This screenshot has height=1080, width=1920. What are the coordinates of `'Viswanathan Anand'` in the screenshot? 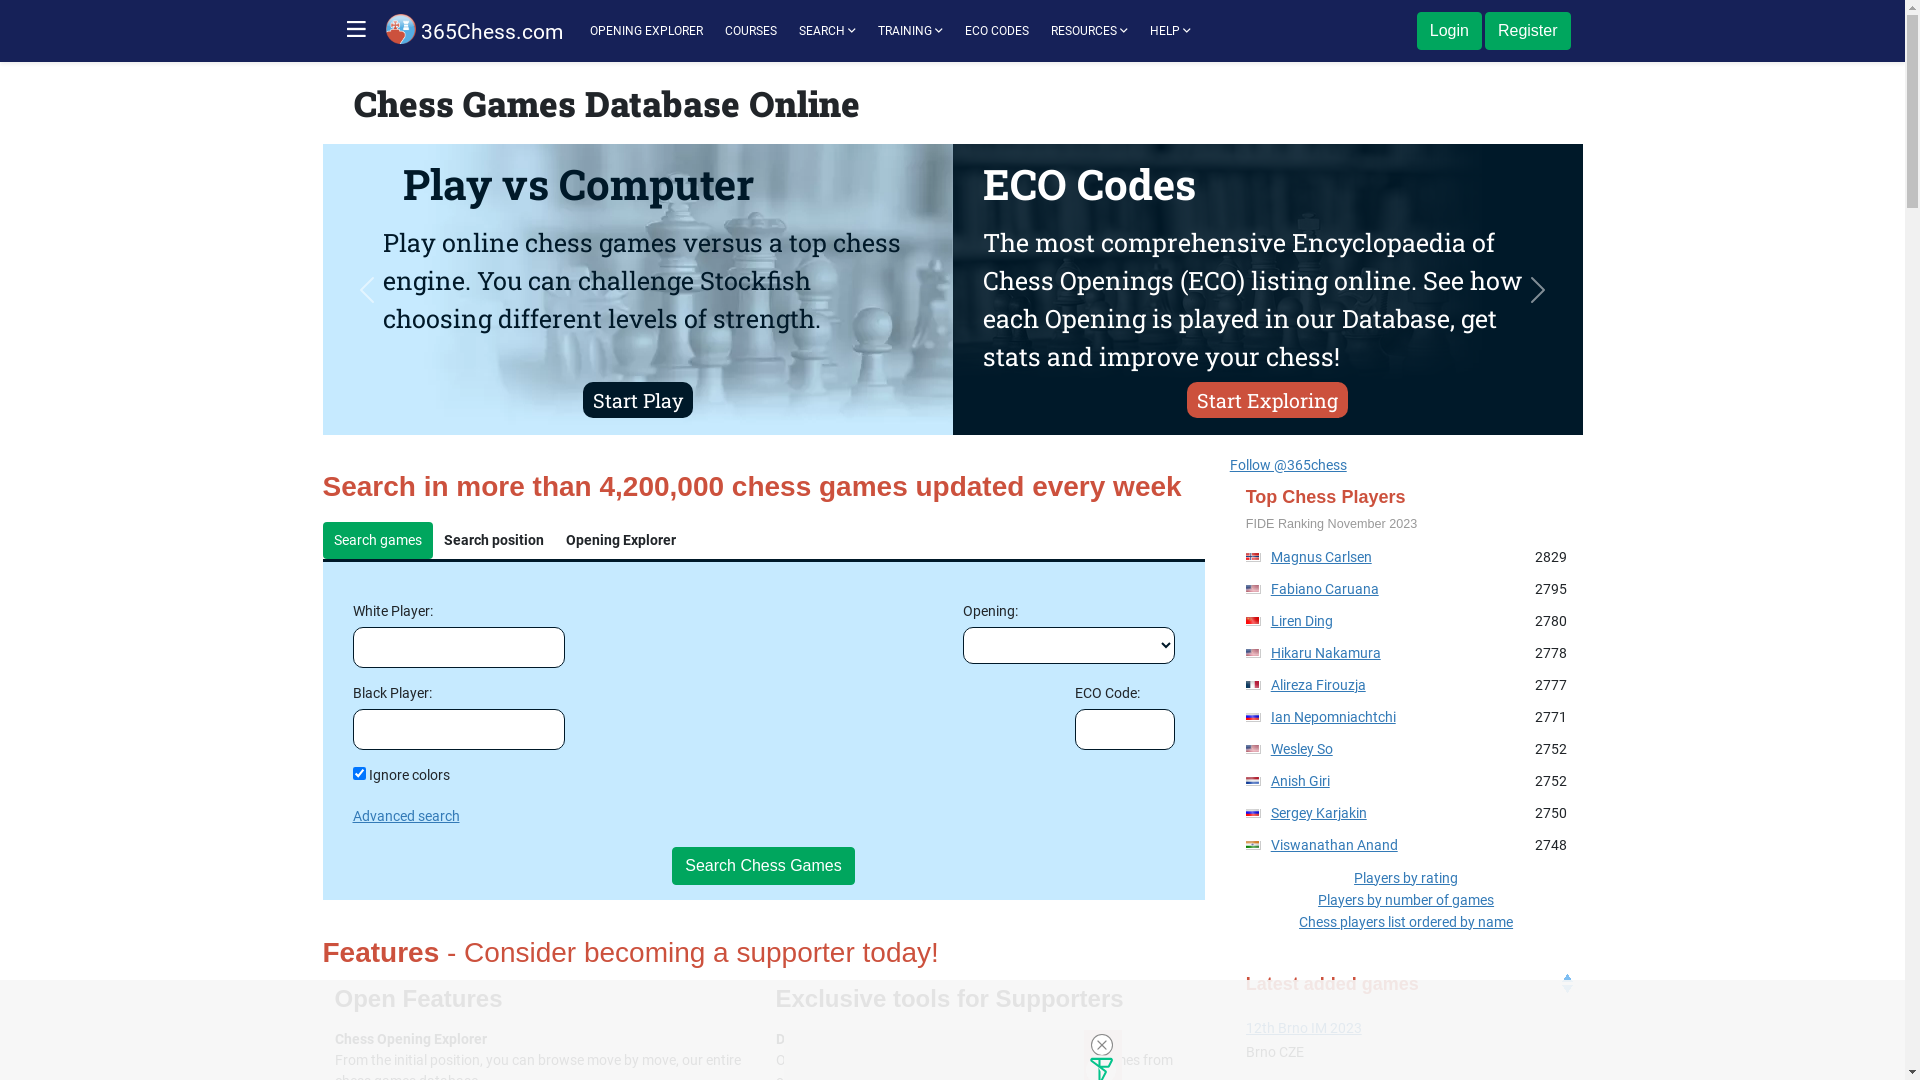 It's located at (1334, 844).